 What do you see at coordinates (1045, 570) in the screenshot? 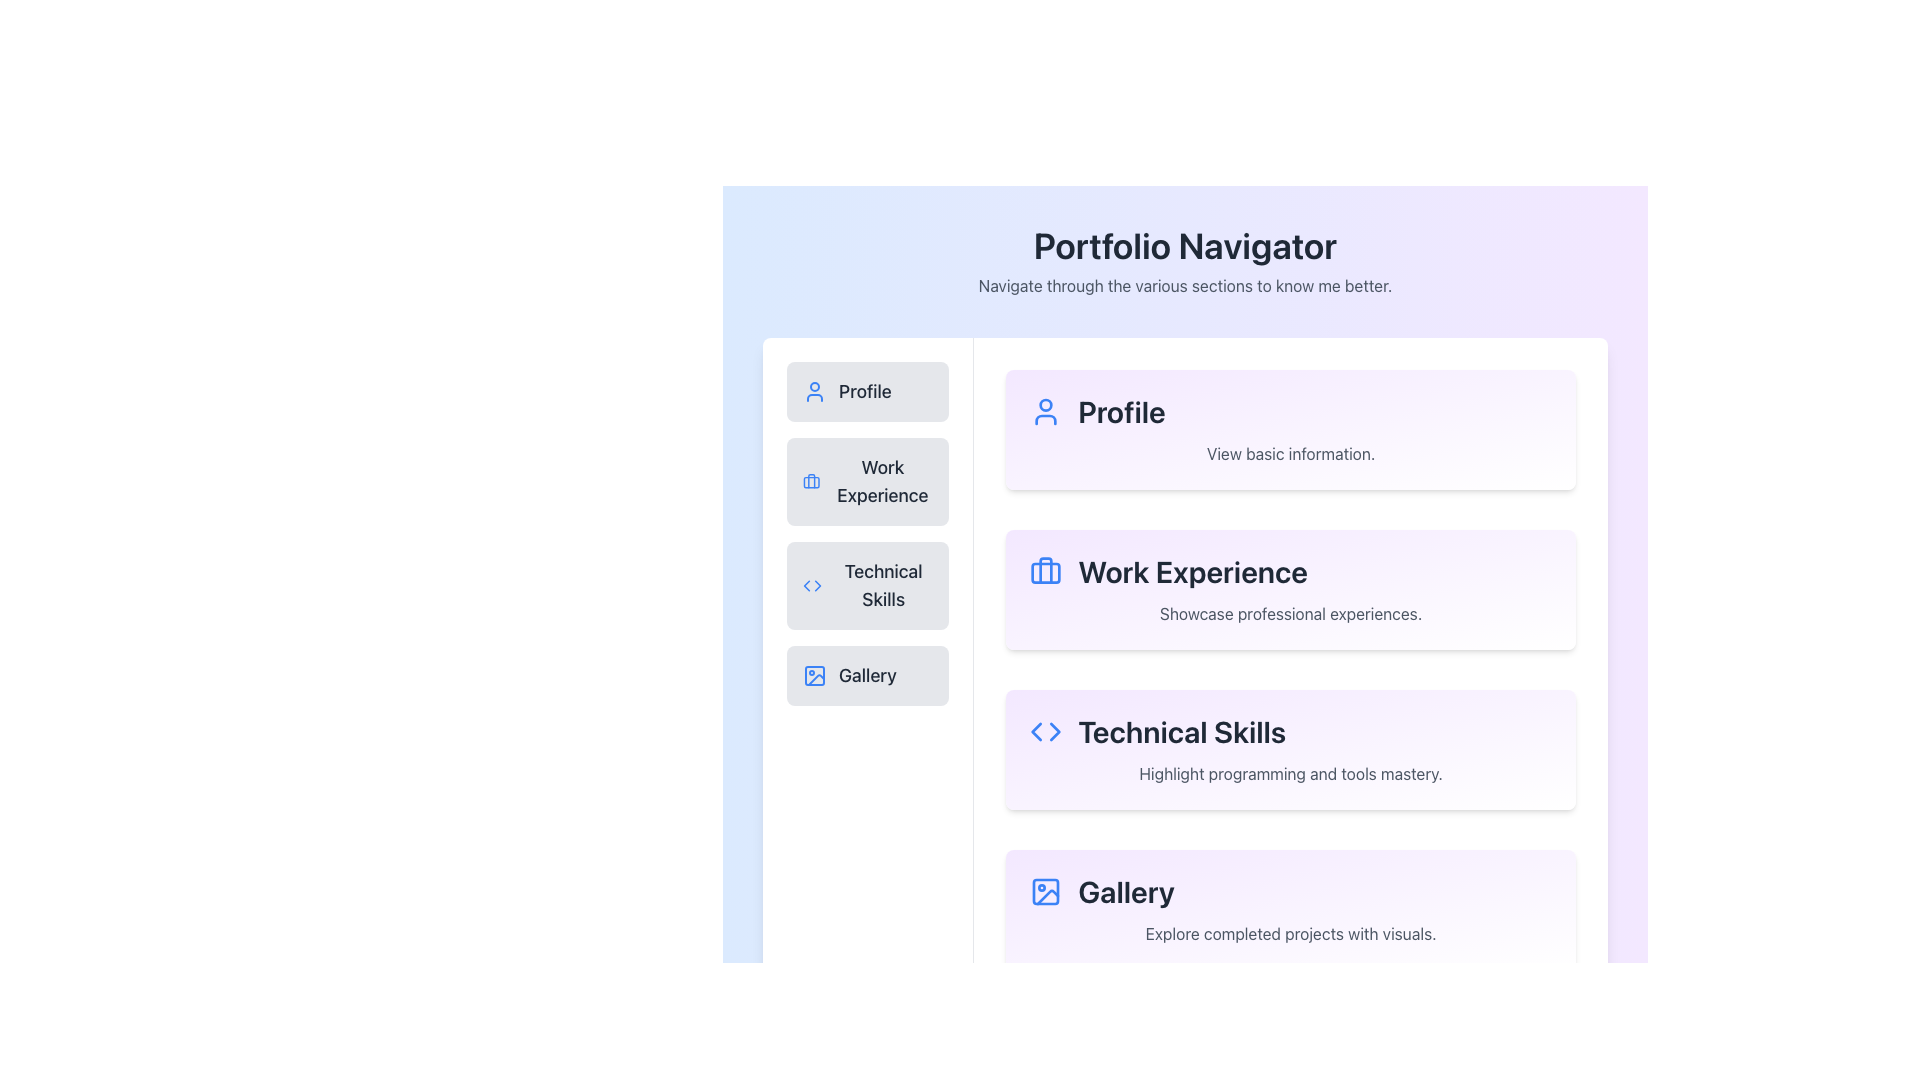
I see `the vertical line handle within the briefcase icon located in the second position of the vertical navigation menu adjacent to the 'Profile' and 'Technical Skills' items` at bounding box center [1045, 570].